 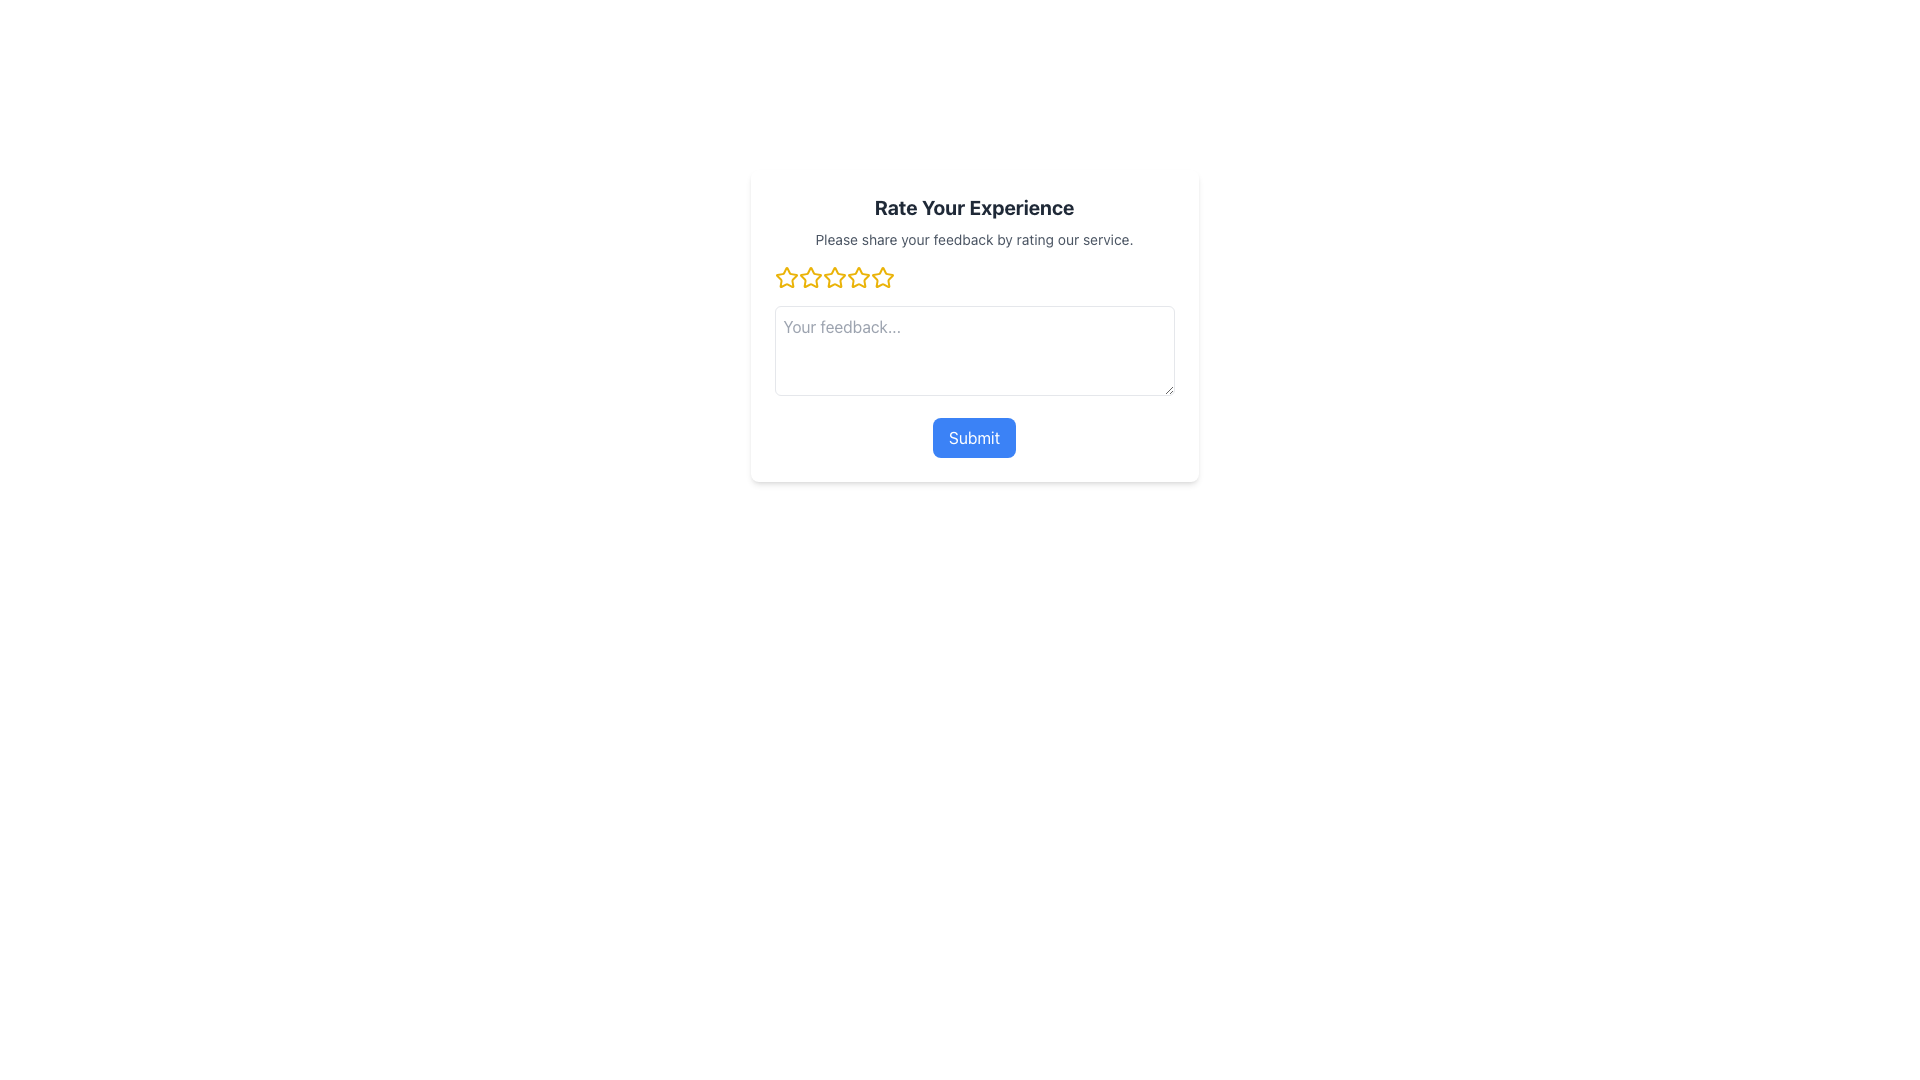 I want to click on the star in the interactive rating element below the title 'Rate Your Experience' to rate the service, so click(x=974, y=277).